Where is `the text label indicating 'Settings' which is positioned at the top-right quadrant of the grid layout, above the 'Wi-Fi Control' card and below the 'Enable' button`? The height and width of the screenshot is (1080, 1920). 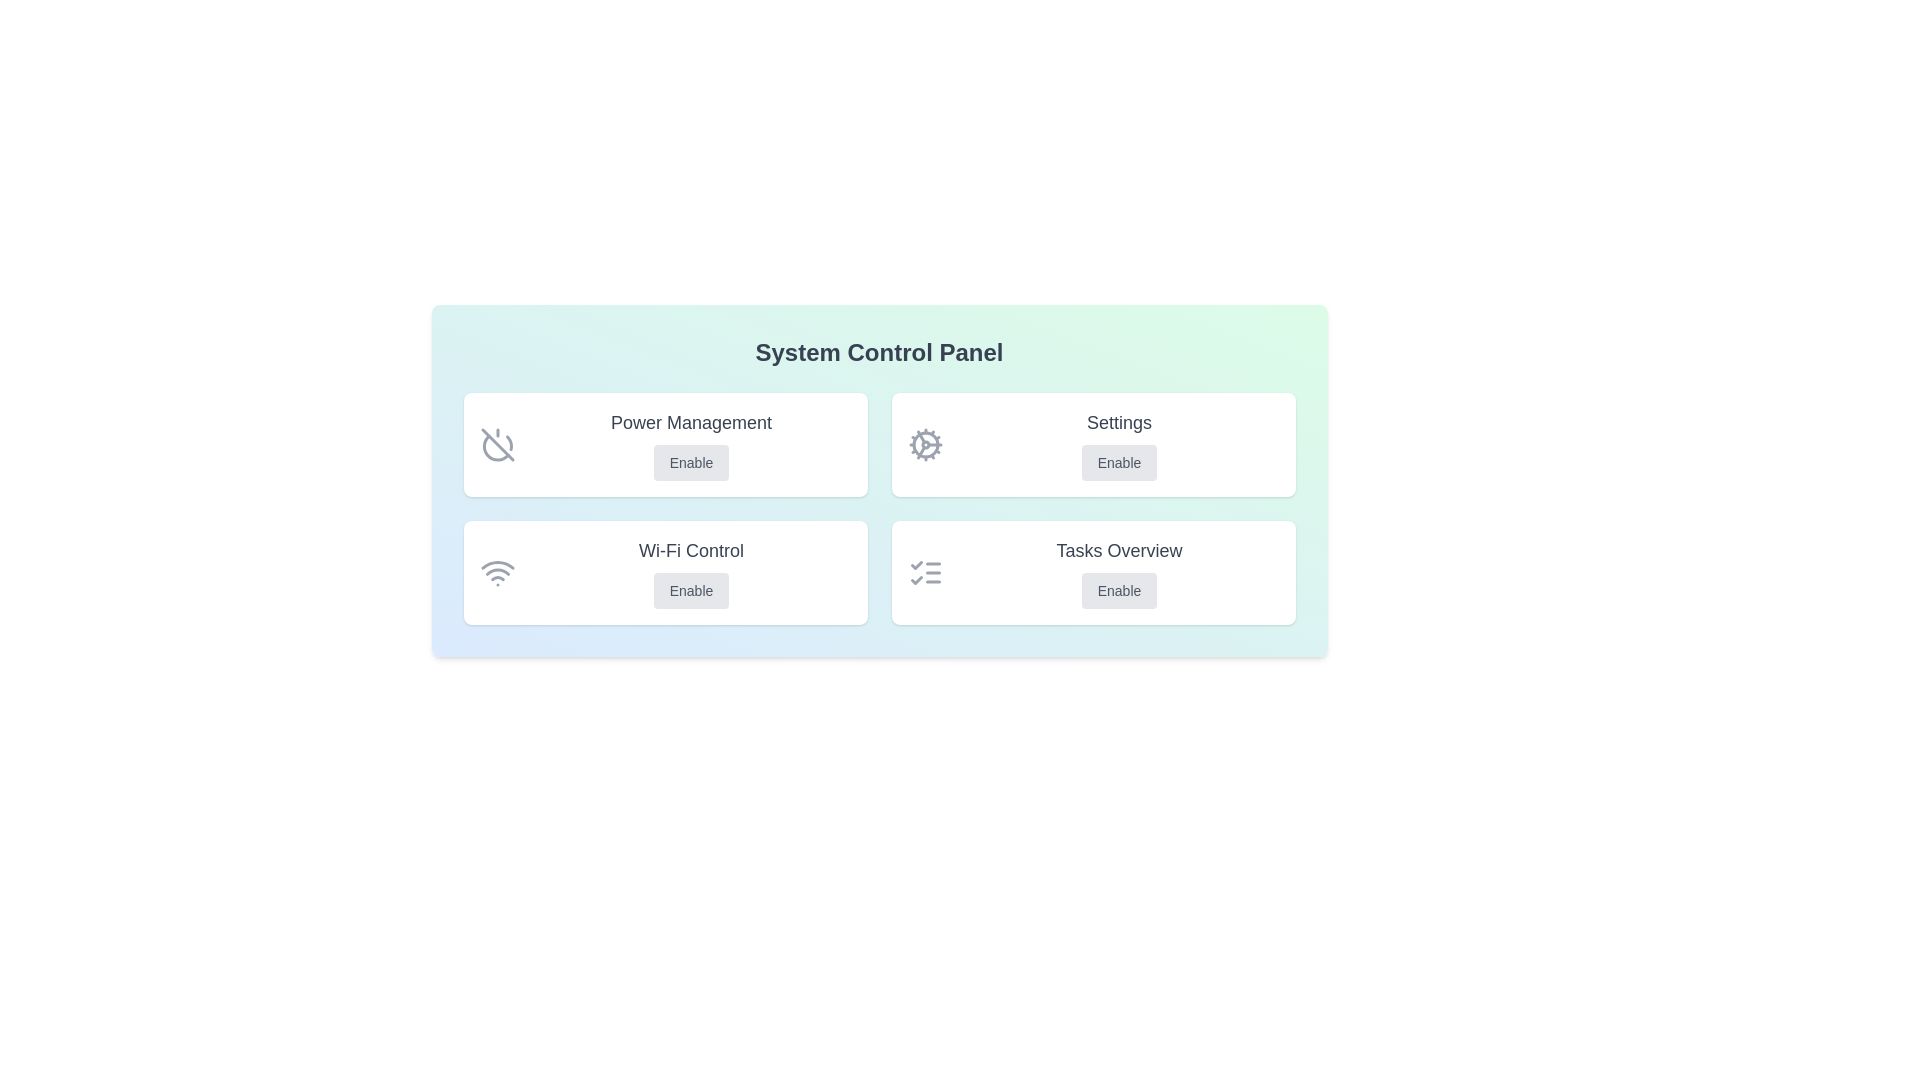 the text label indicating 'Settings' which is positioned at the top-right quadrant of the grid layout, above the 'Wi-Fi Control' card and below the 'Enable' button is located at coordinates (1118, 422).